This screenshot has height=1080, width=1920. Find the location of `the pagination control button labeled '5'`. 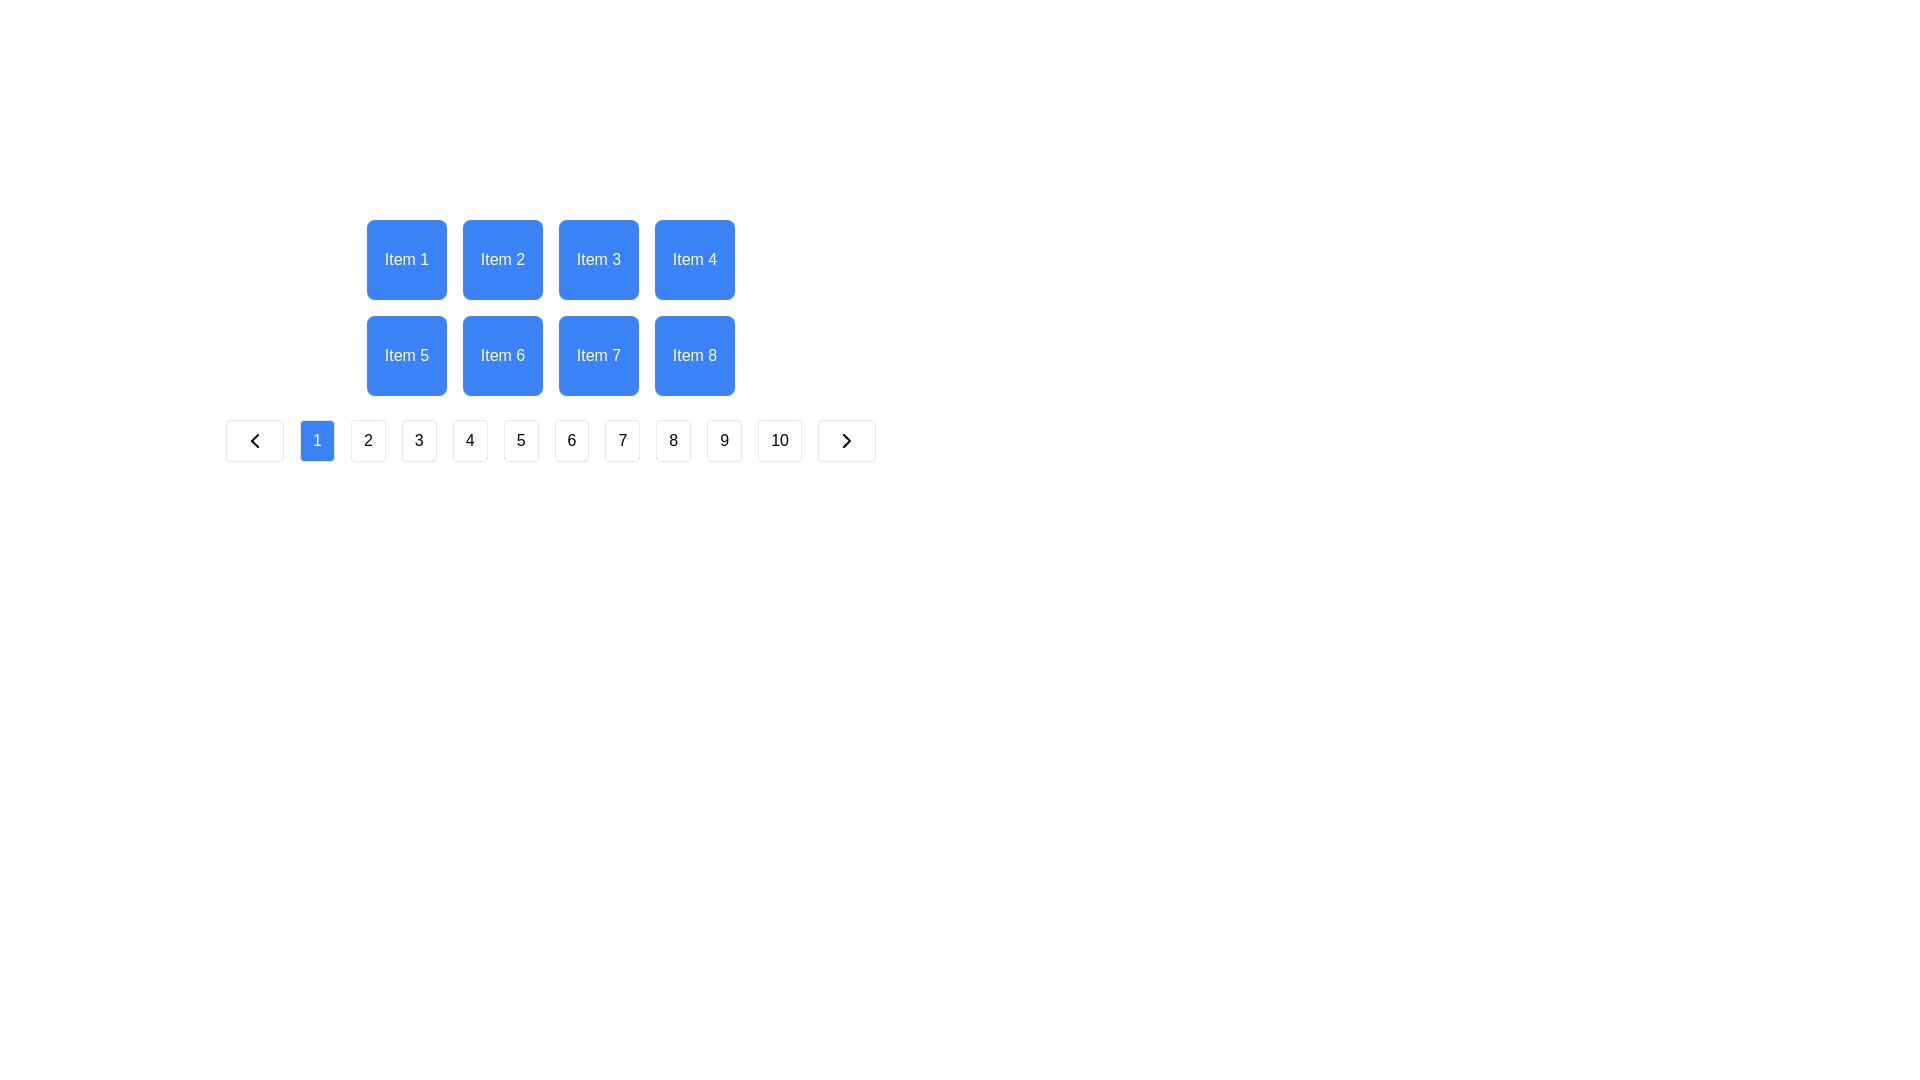

the pagination control button labeled '5' is located at coordinates (521, 439).